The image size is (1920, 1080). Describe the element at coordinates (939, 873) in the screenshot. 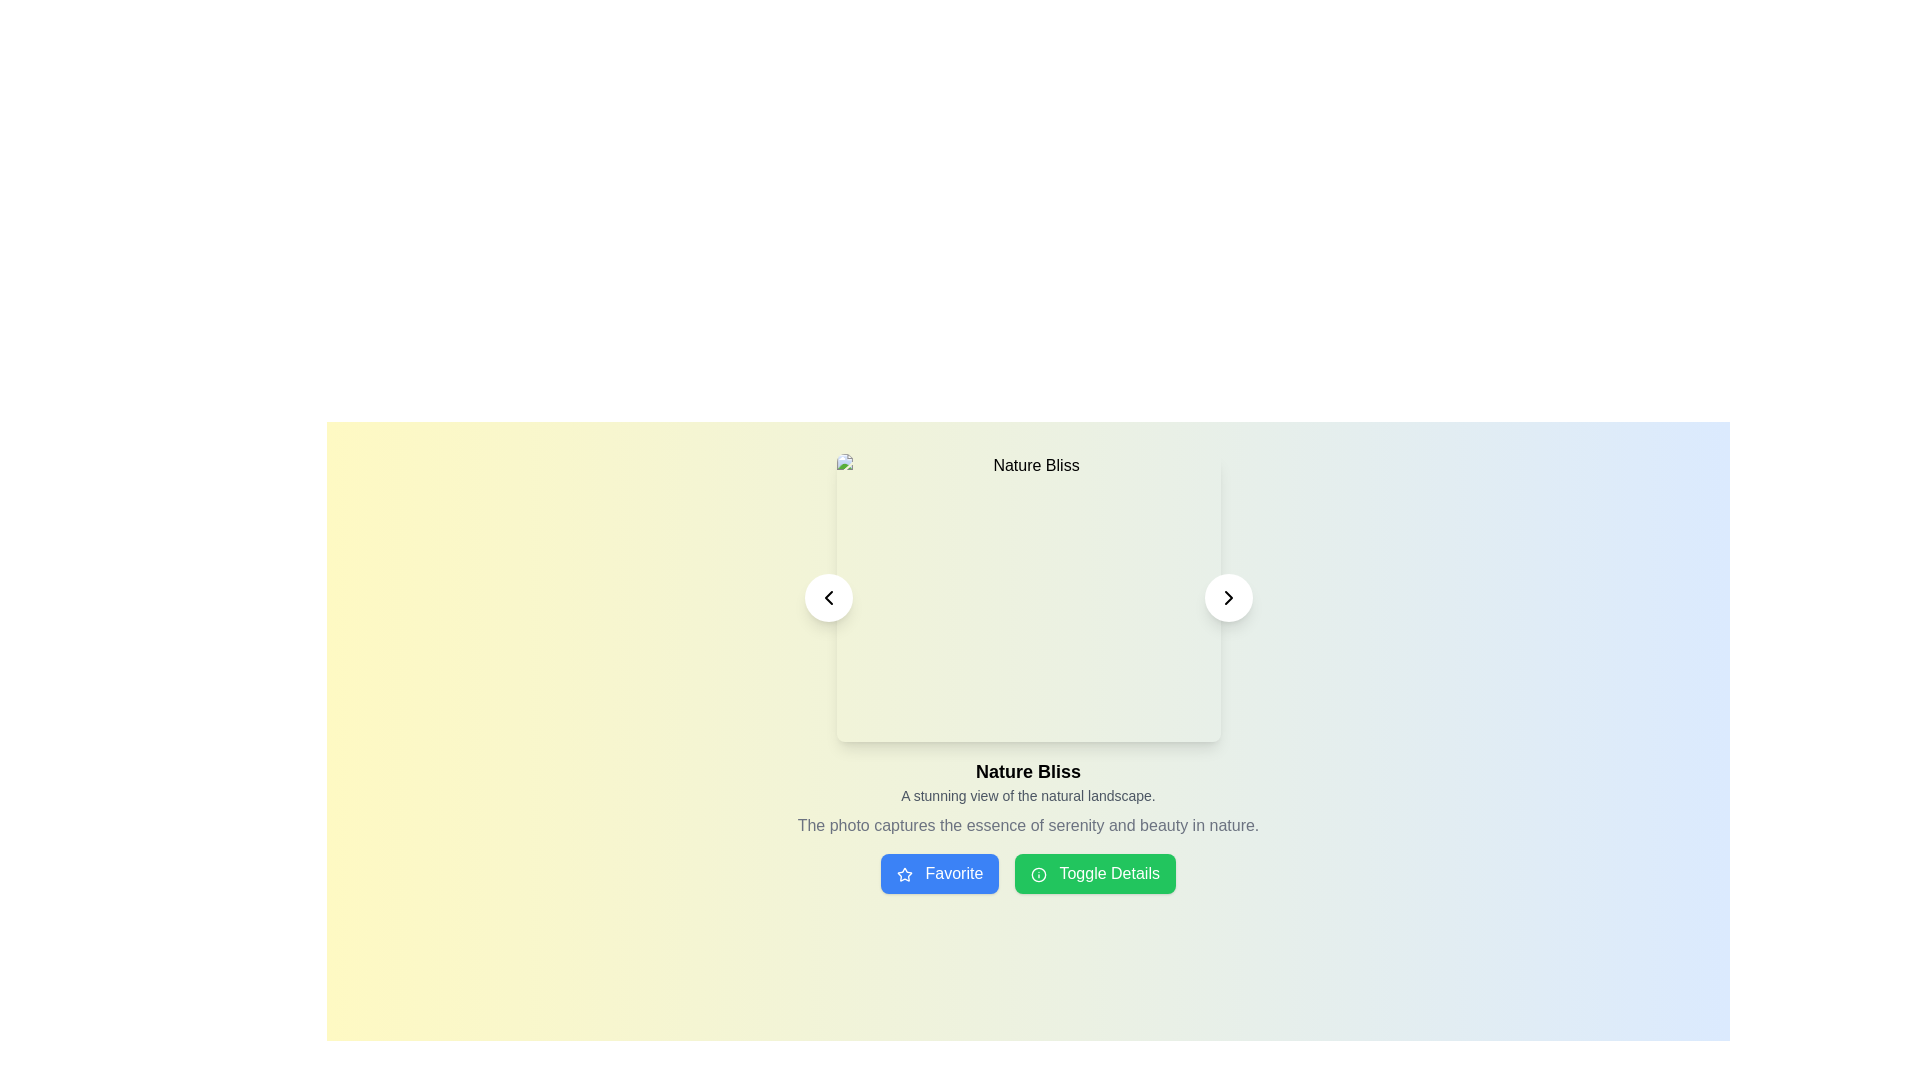

I see `the prominent blue 'Favorite' button with rounded edges and a star icon for visual feedback` at that location.